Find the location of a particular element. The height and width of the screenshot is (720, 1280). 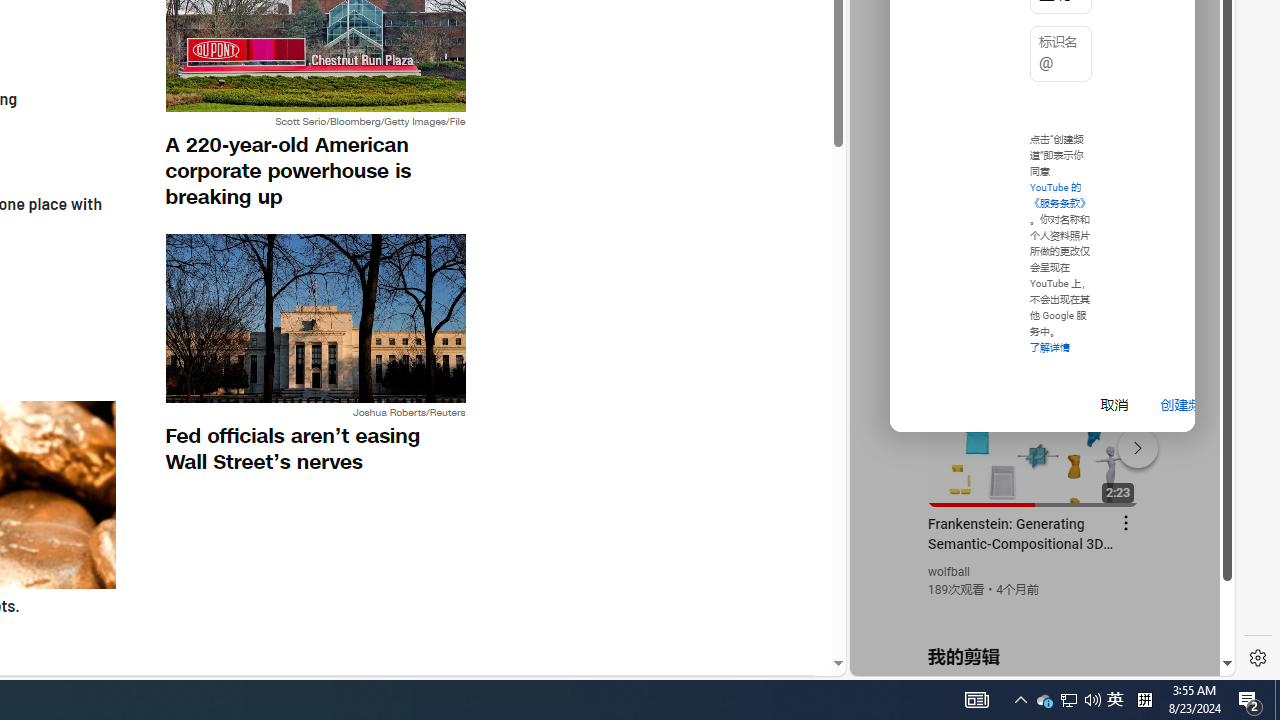

'#you' is located at coordinates (1034, 438).